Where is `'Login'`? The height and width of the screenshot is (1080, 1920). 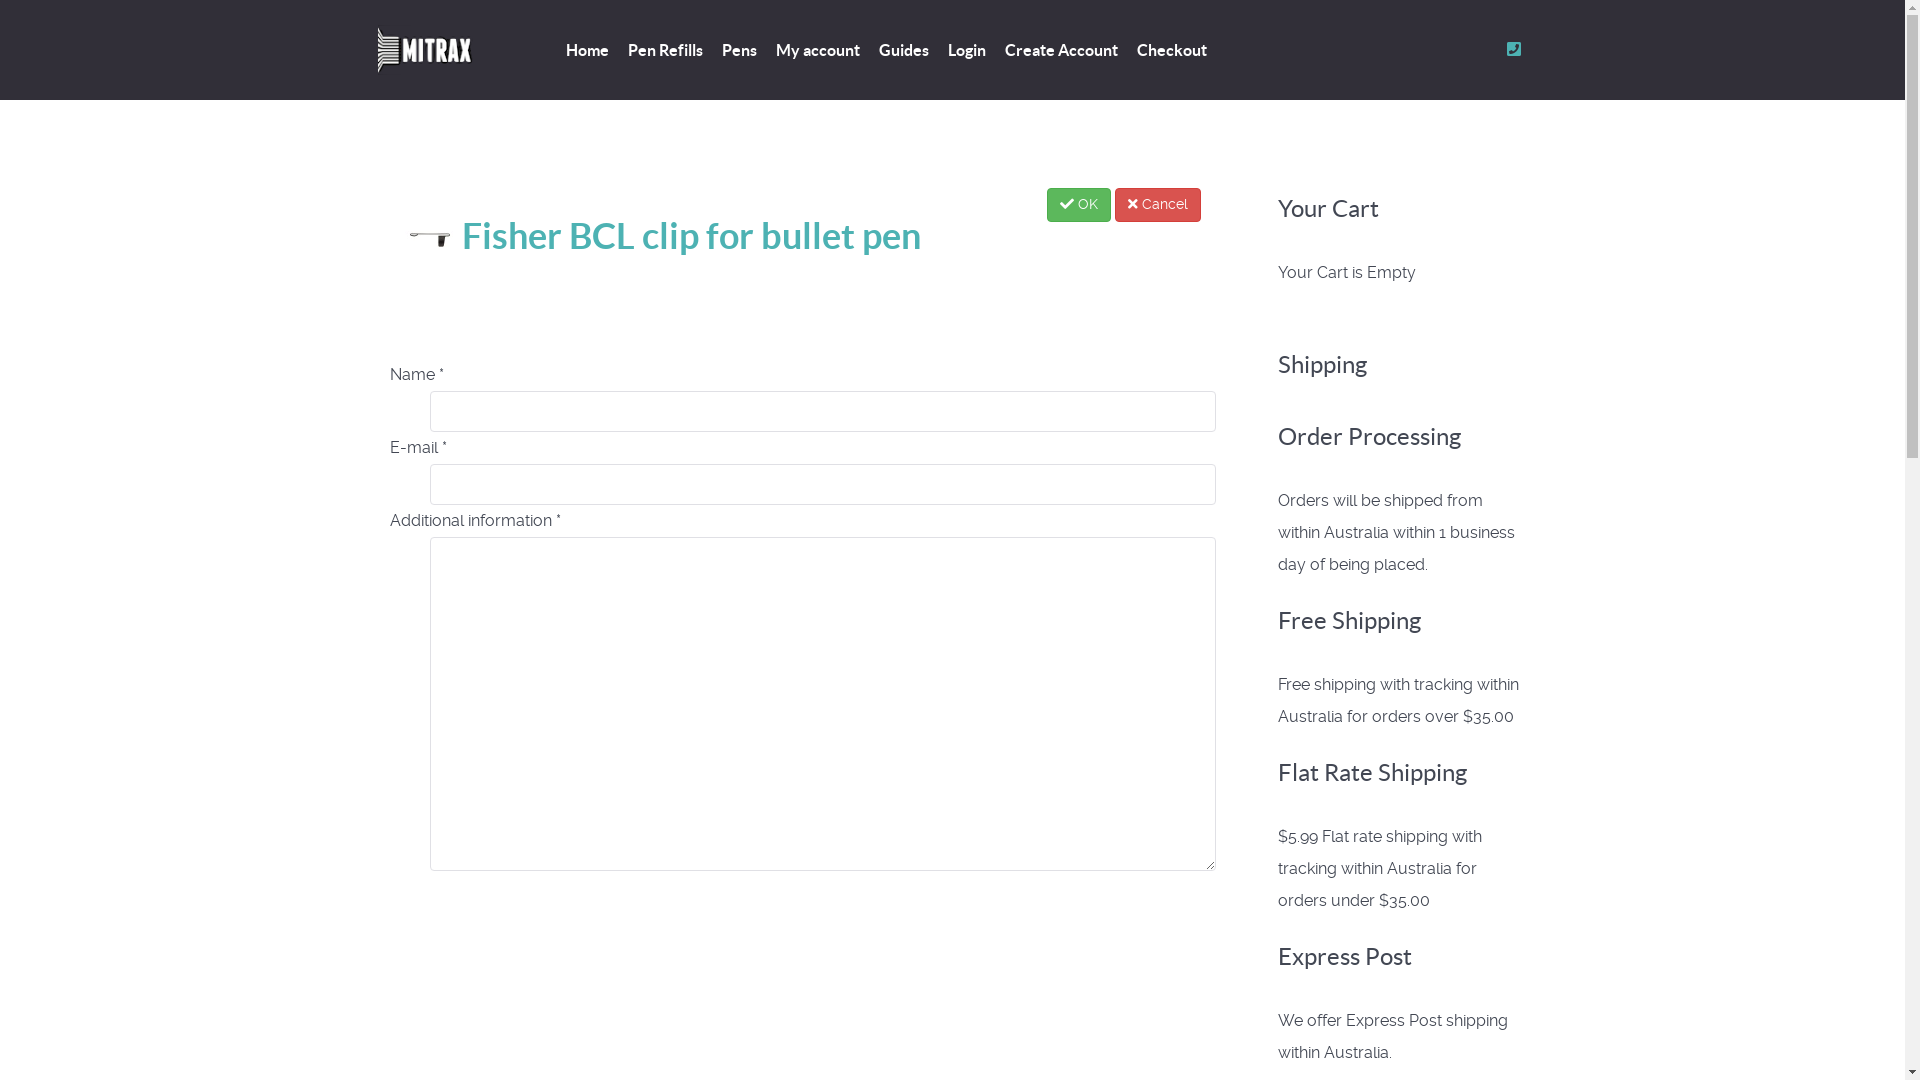 'Login' is located at coordinates (966, 50).